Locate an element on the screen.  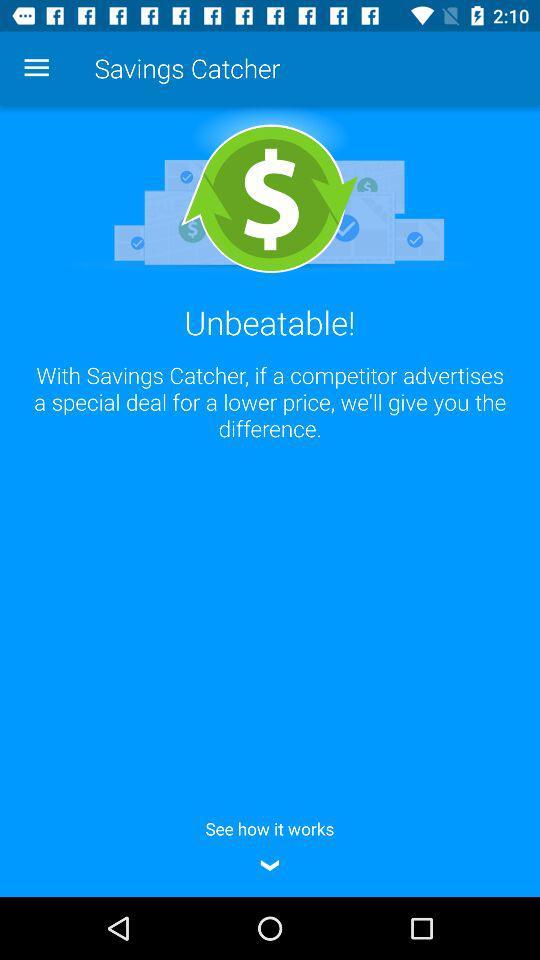
icon at the top left corner is located at coordinates (36, 68).